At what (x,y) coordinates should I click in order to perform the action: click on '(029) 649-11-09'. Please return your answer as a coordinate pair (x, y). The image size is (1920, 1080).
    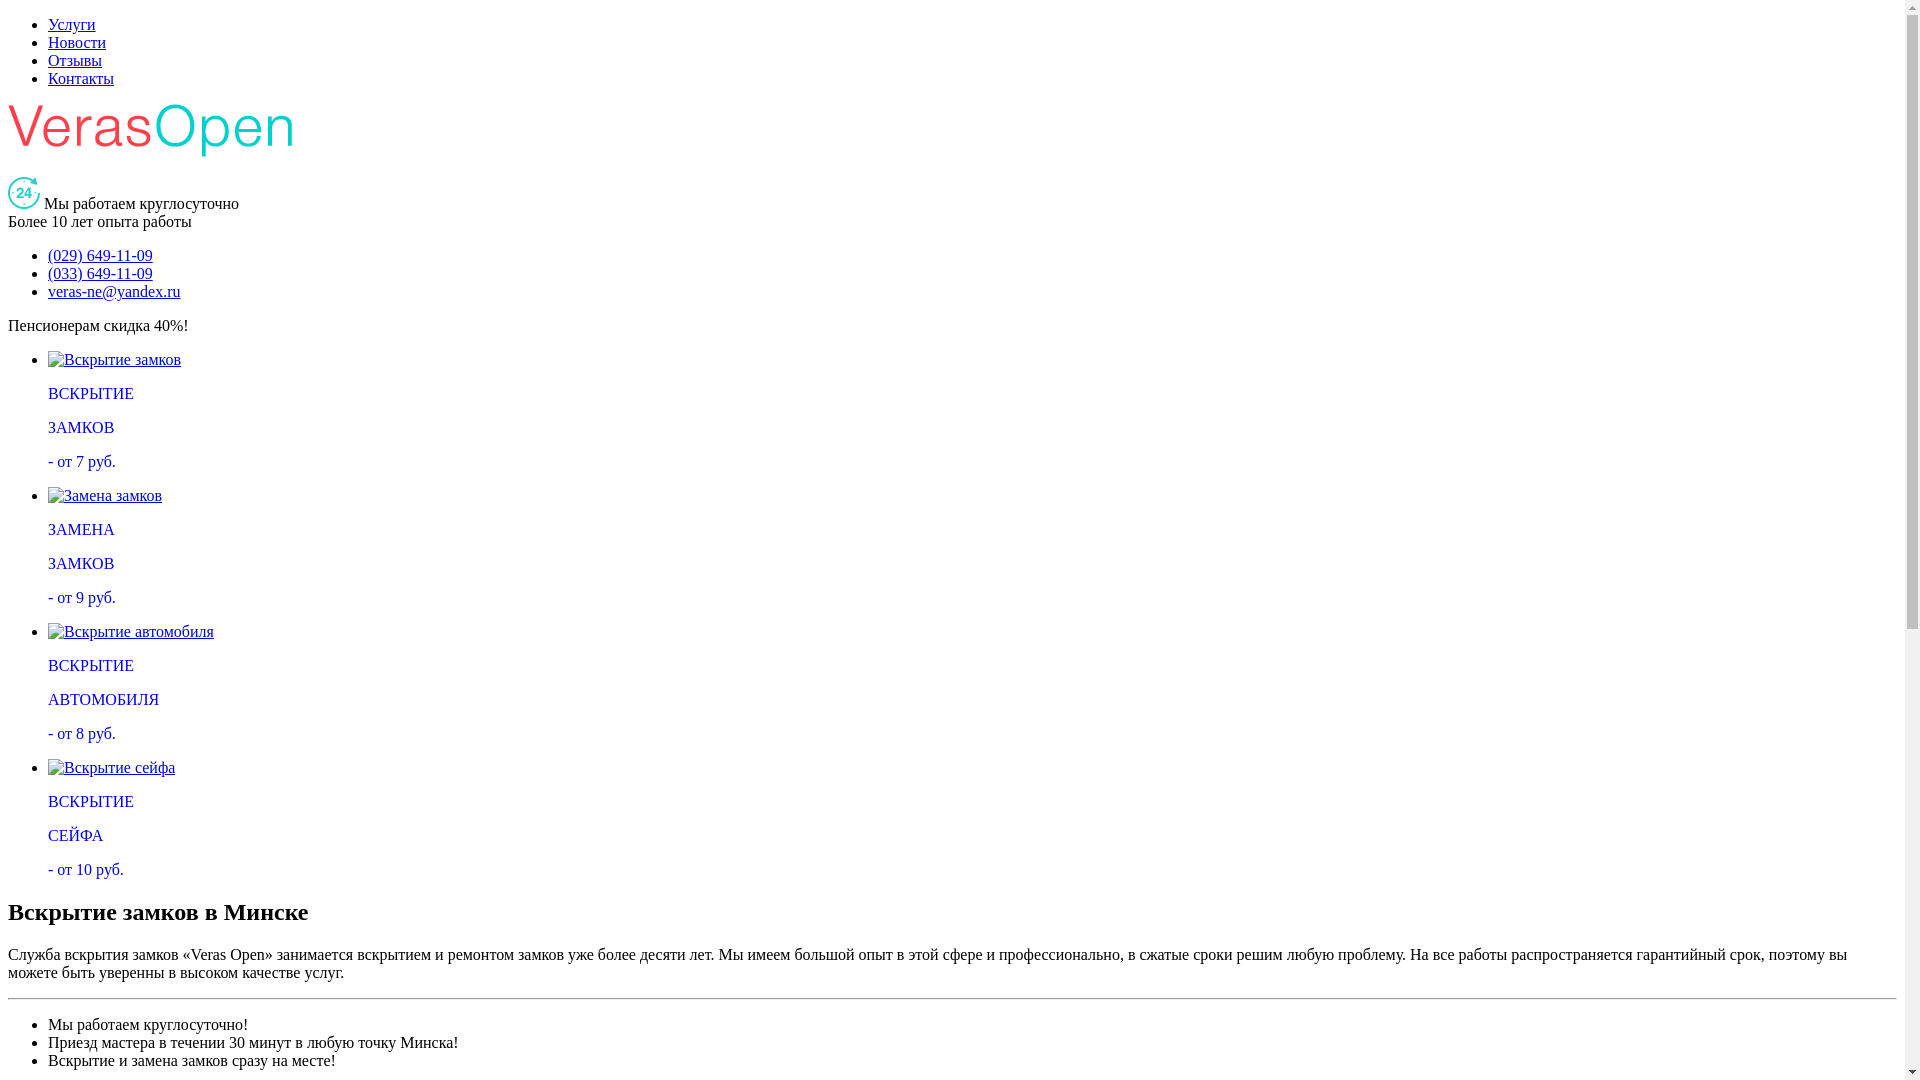
    Looking at the image, I should click on (99, 254).